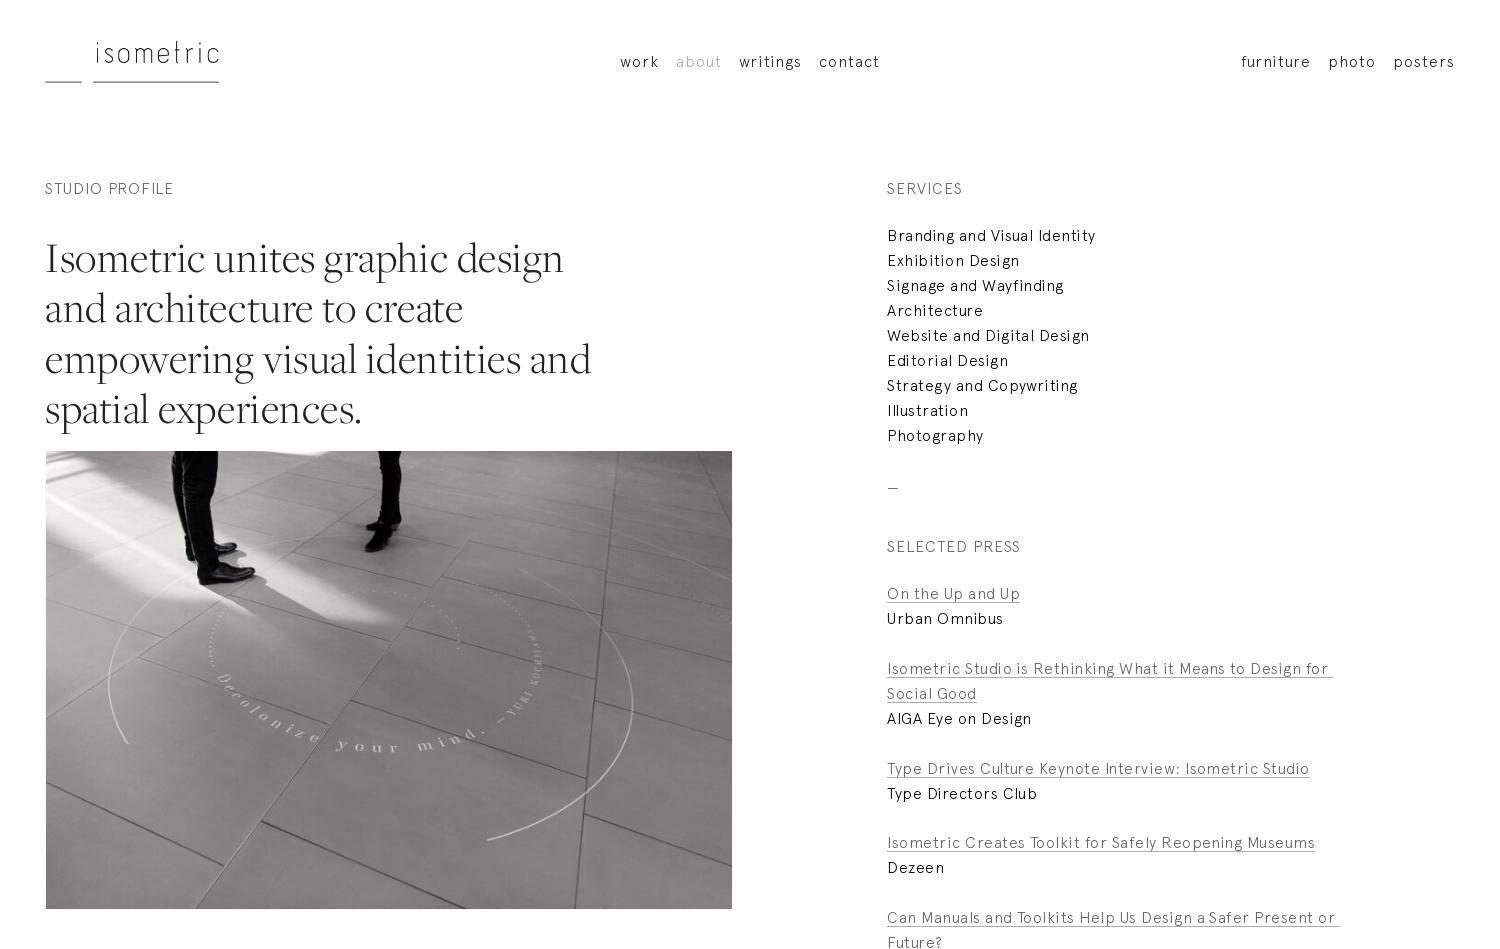 This screenshot has height=949, width=1500. Describe the element at coordinates (987, 333) in the screenshot. I see `'Website and Digital Design'` at that location.